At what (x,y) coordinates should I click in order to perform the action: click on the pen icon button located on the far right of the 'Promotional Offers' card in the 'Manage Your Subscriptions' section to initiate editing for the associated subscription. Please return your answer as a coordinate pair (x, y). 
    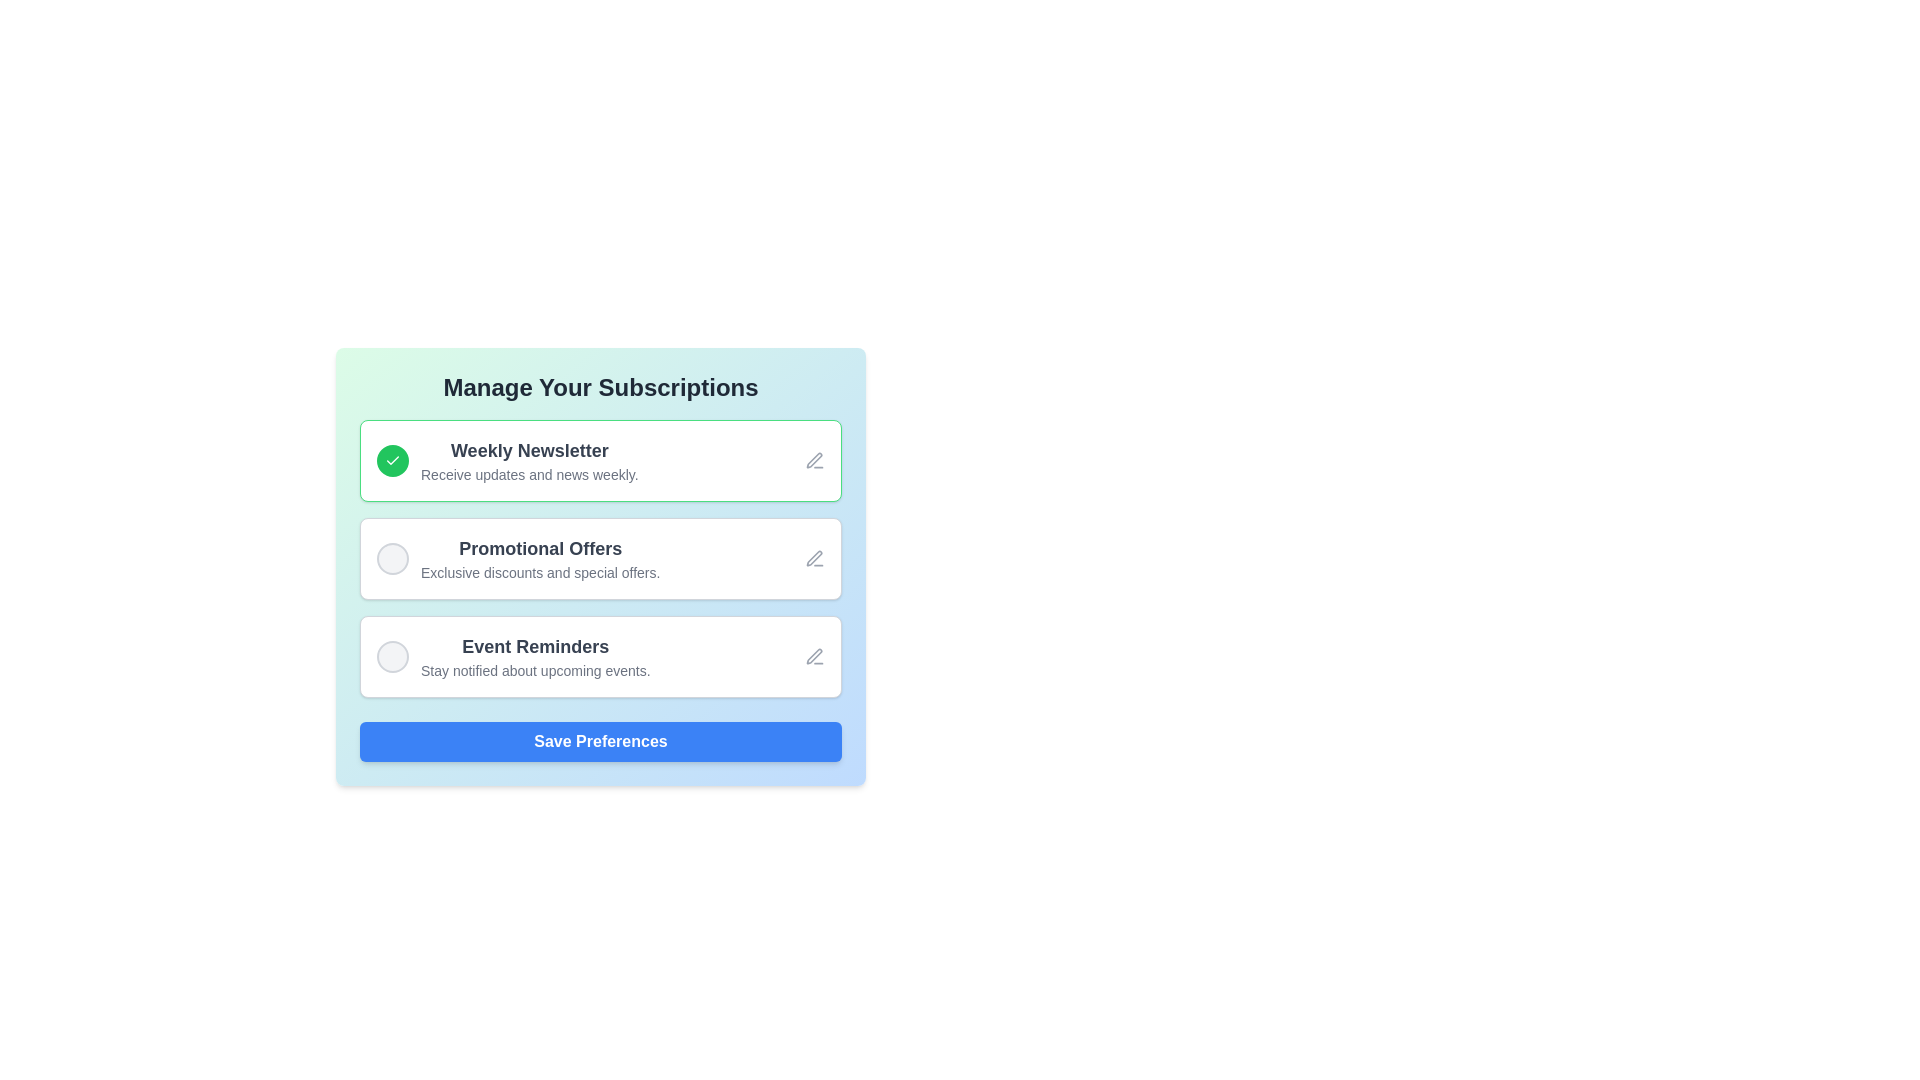
    Looking at the image, I should click on (815, 559).